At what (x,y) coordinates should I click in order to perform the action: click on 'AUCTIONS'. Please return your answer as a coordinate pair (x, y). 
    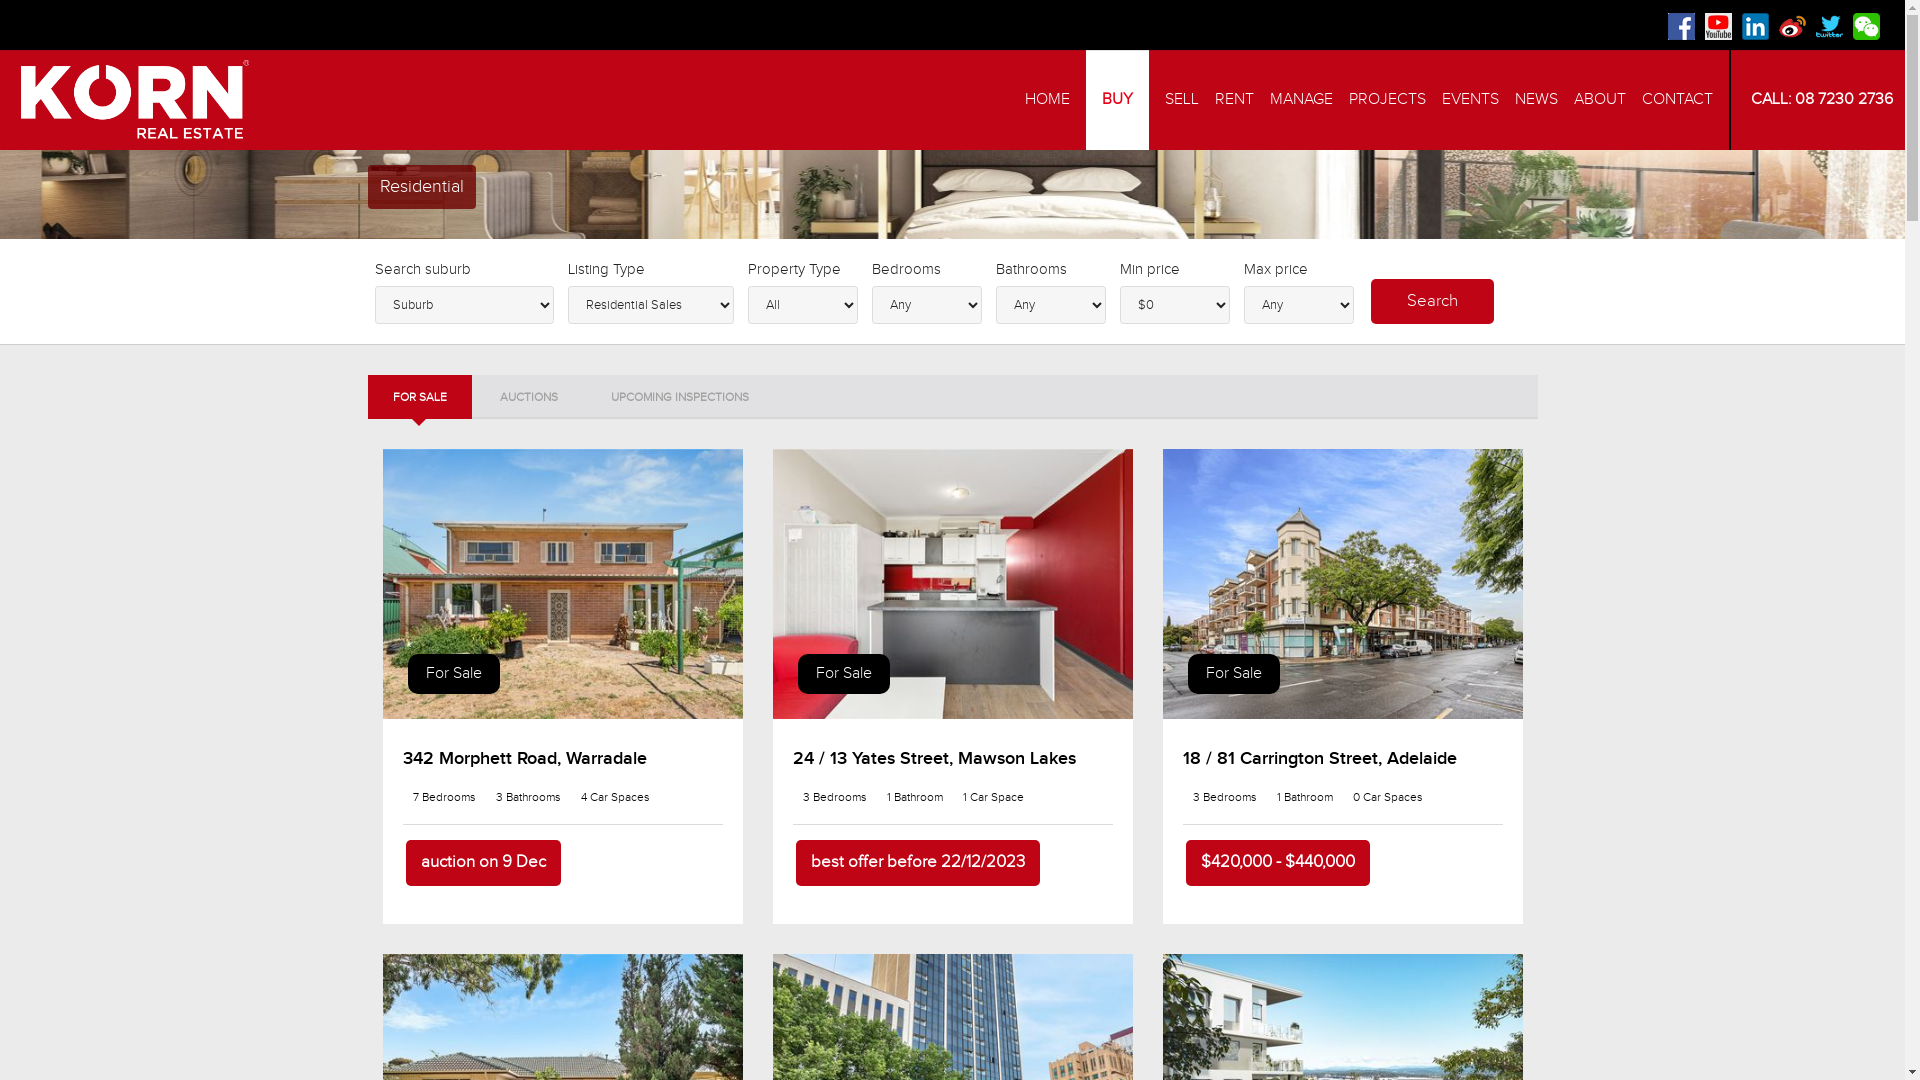
    Looking at the image, I should click on (473, 397).